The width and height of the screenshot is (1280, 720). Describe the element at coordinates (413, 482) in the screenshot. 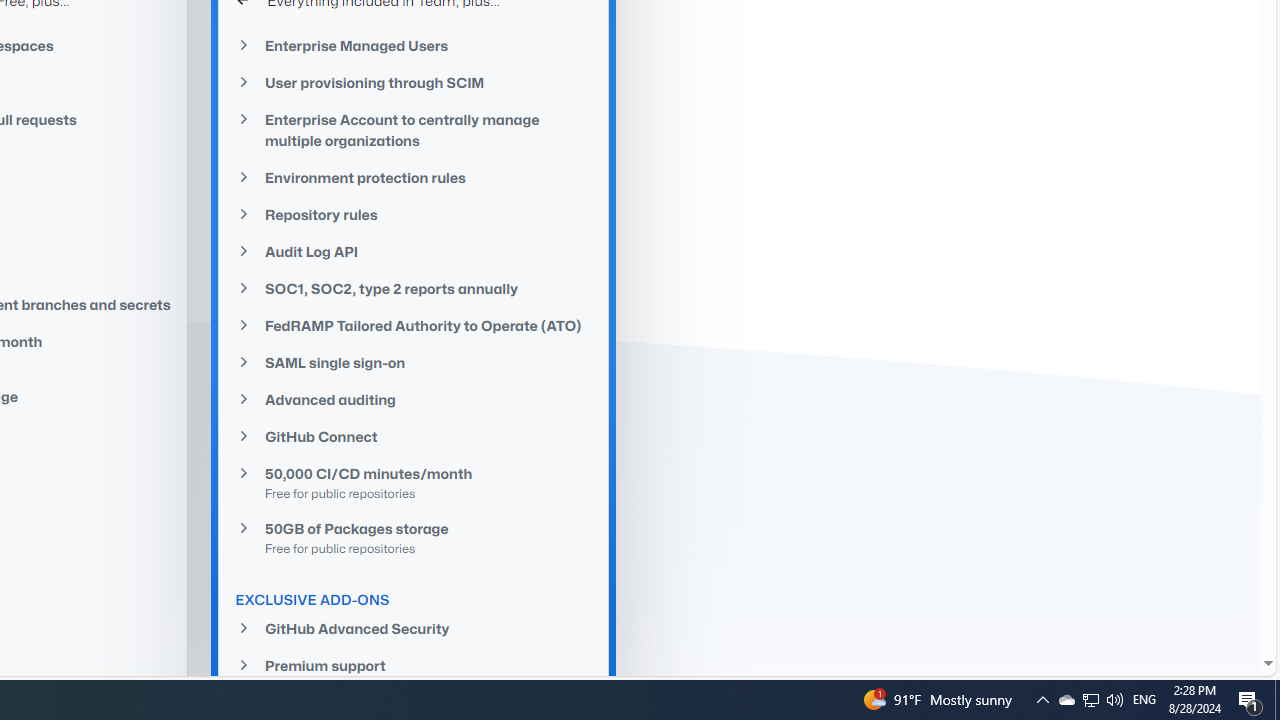

I see `'50,000 CI/CD minutes/monthFree for public repositories'` at that location.